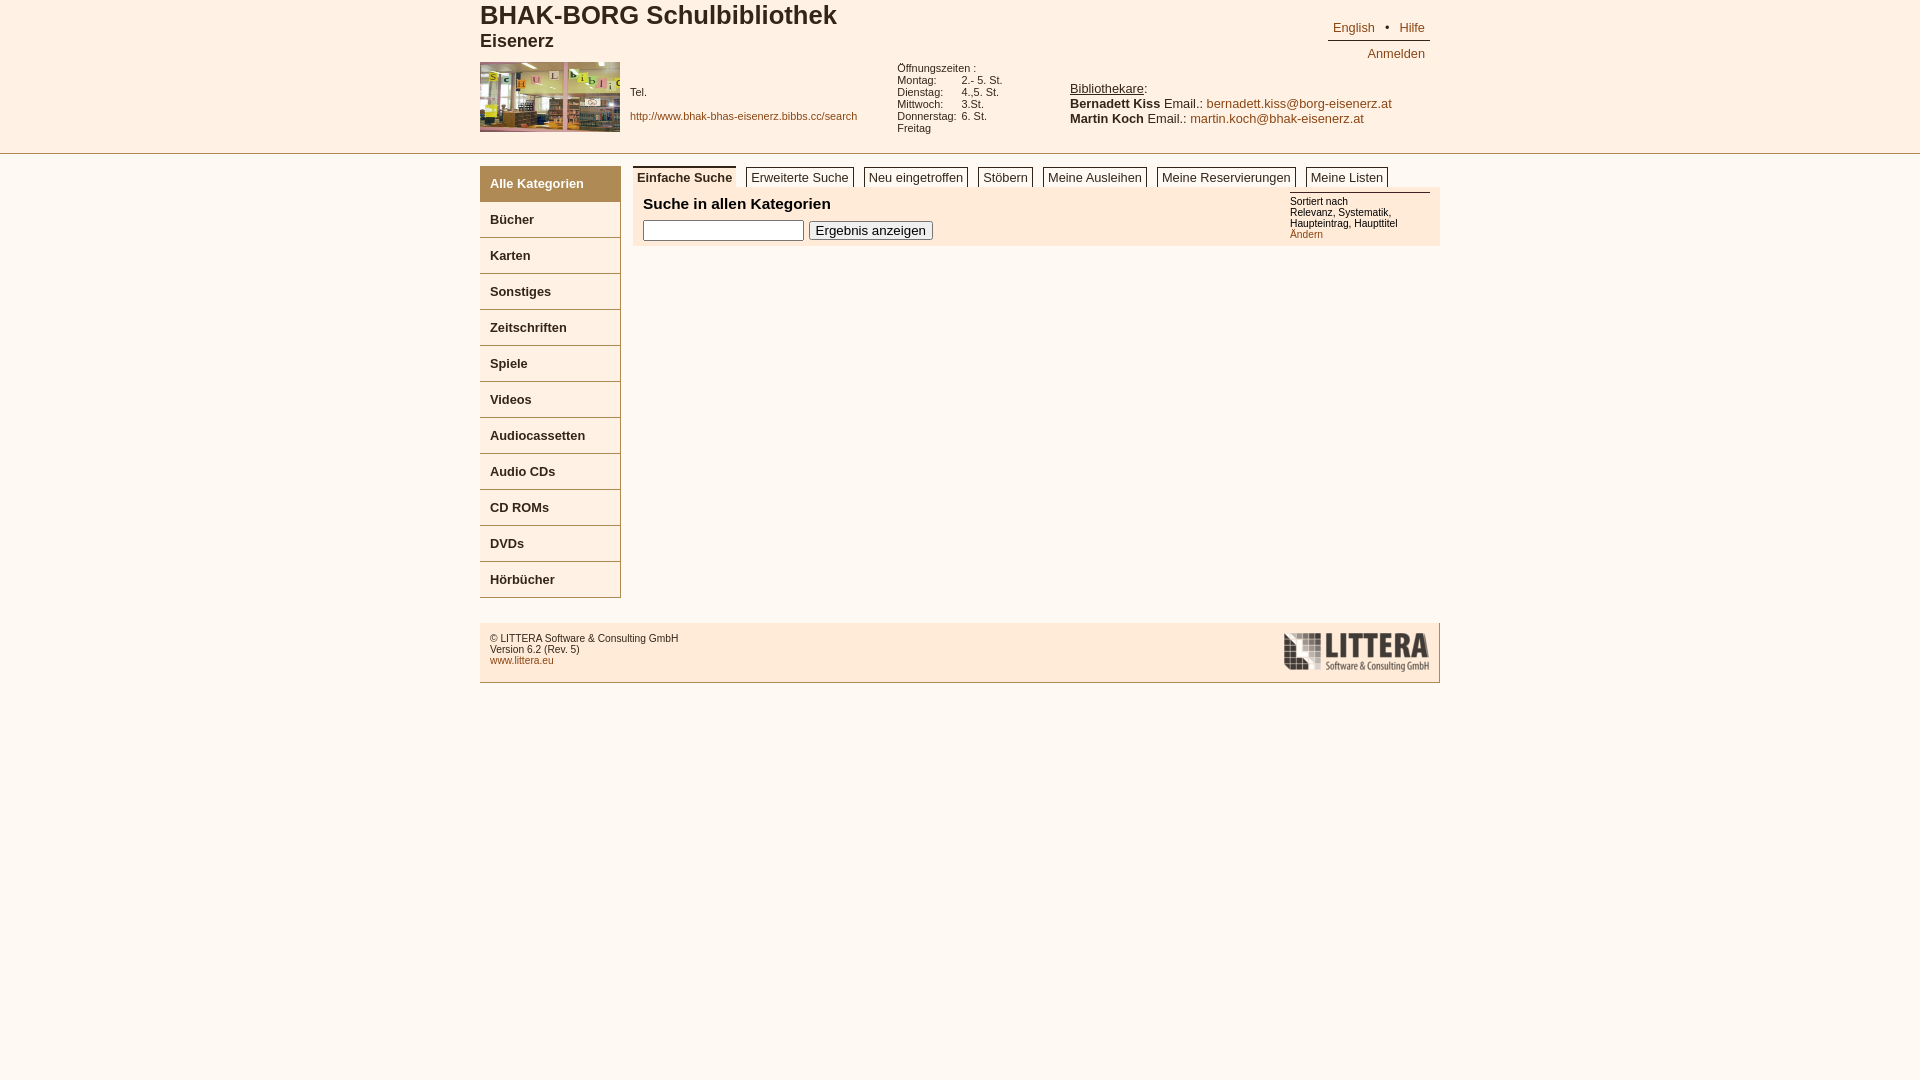  Describe the element at coordinates (915, 176) in the screenshot. I see `'Neu eingetroffen'` at that location.